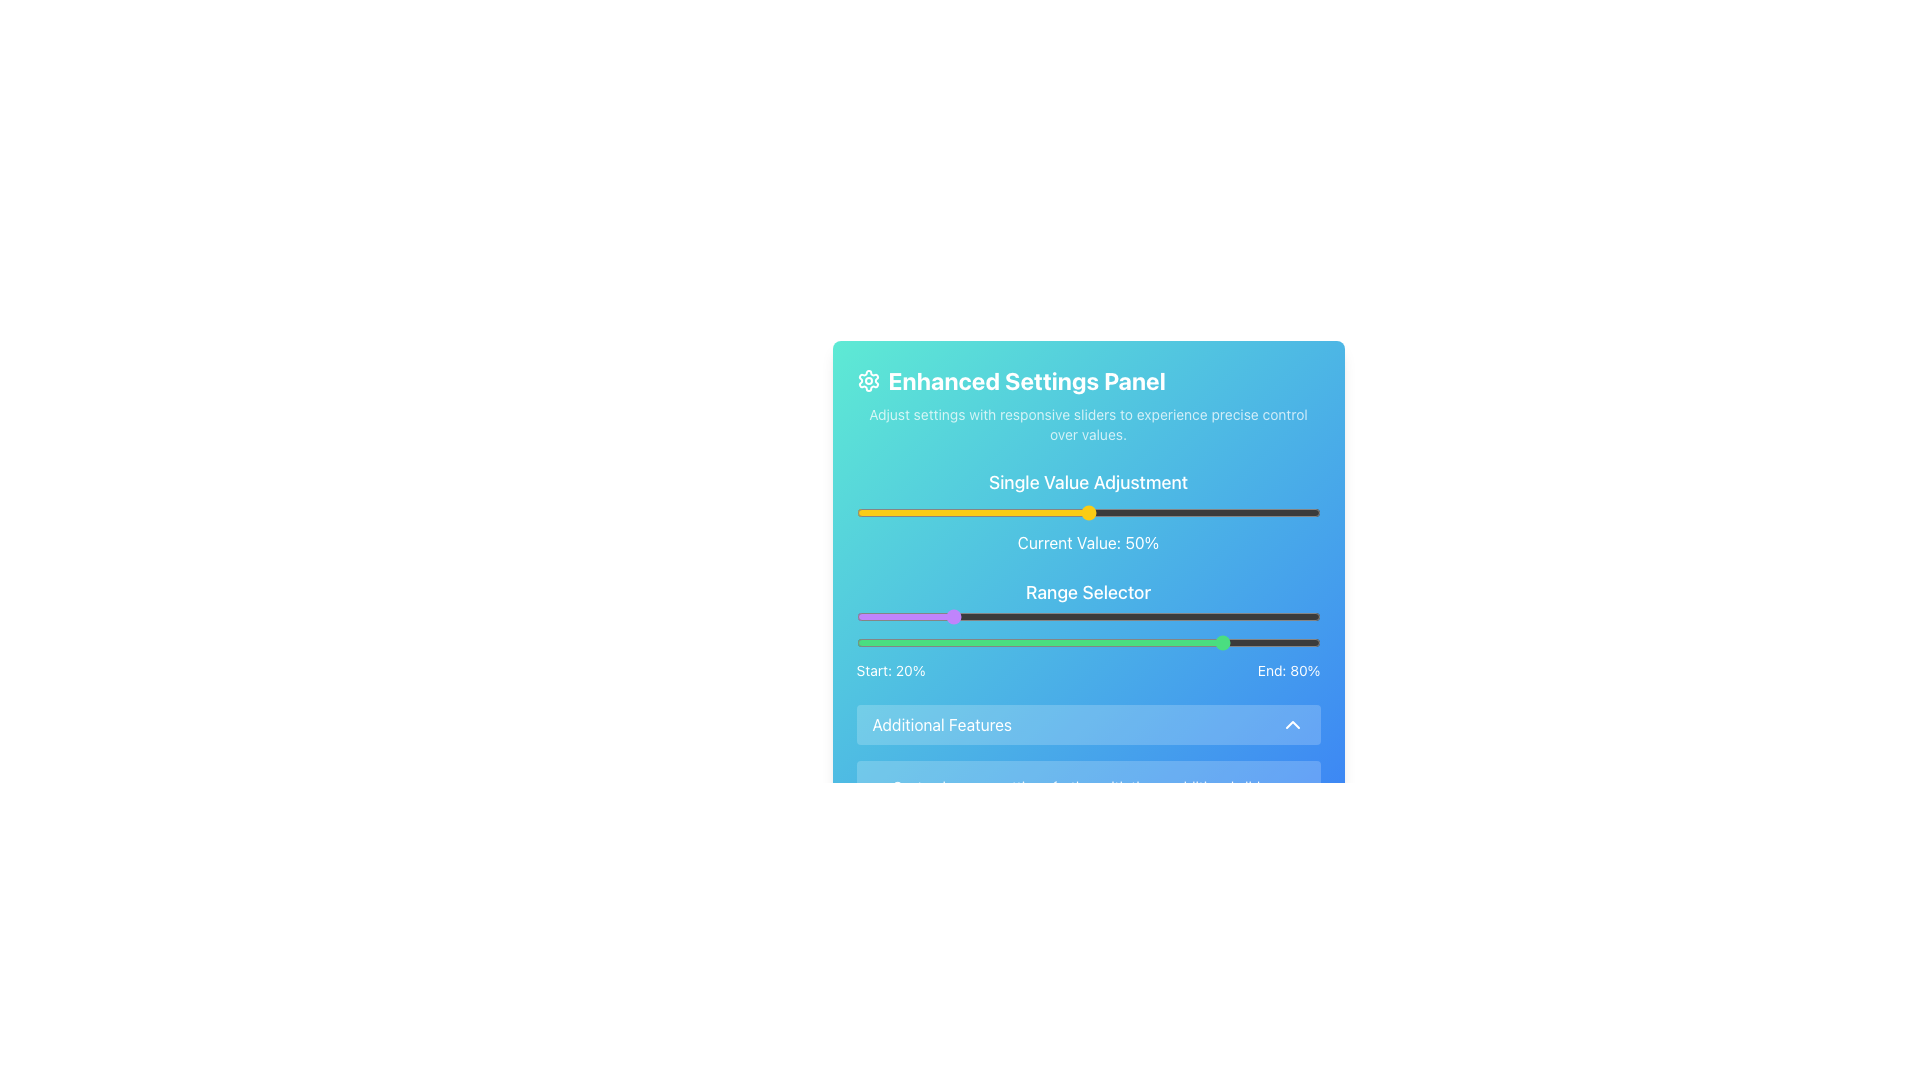 The width and height of the screenshot is (1920, 1080). Describe the element at coordinates (967, 616) in the screenshot. I see `the range slider` at that location.